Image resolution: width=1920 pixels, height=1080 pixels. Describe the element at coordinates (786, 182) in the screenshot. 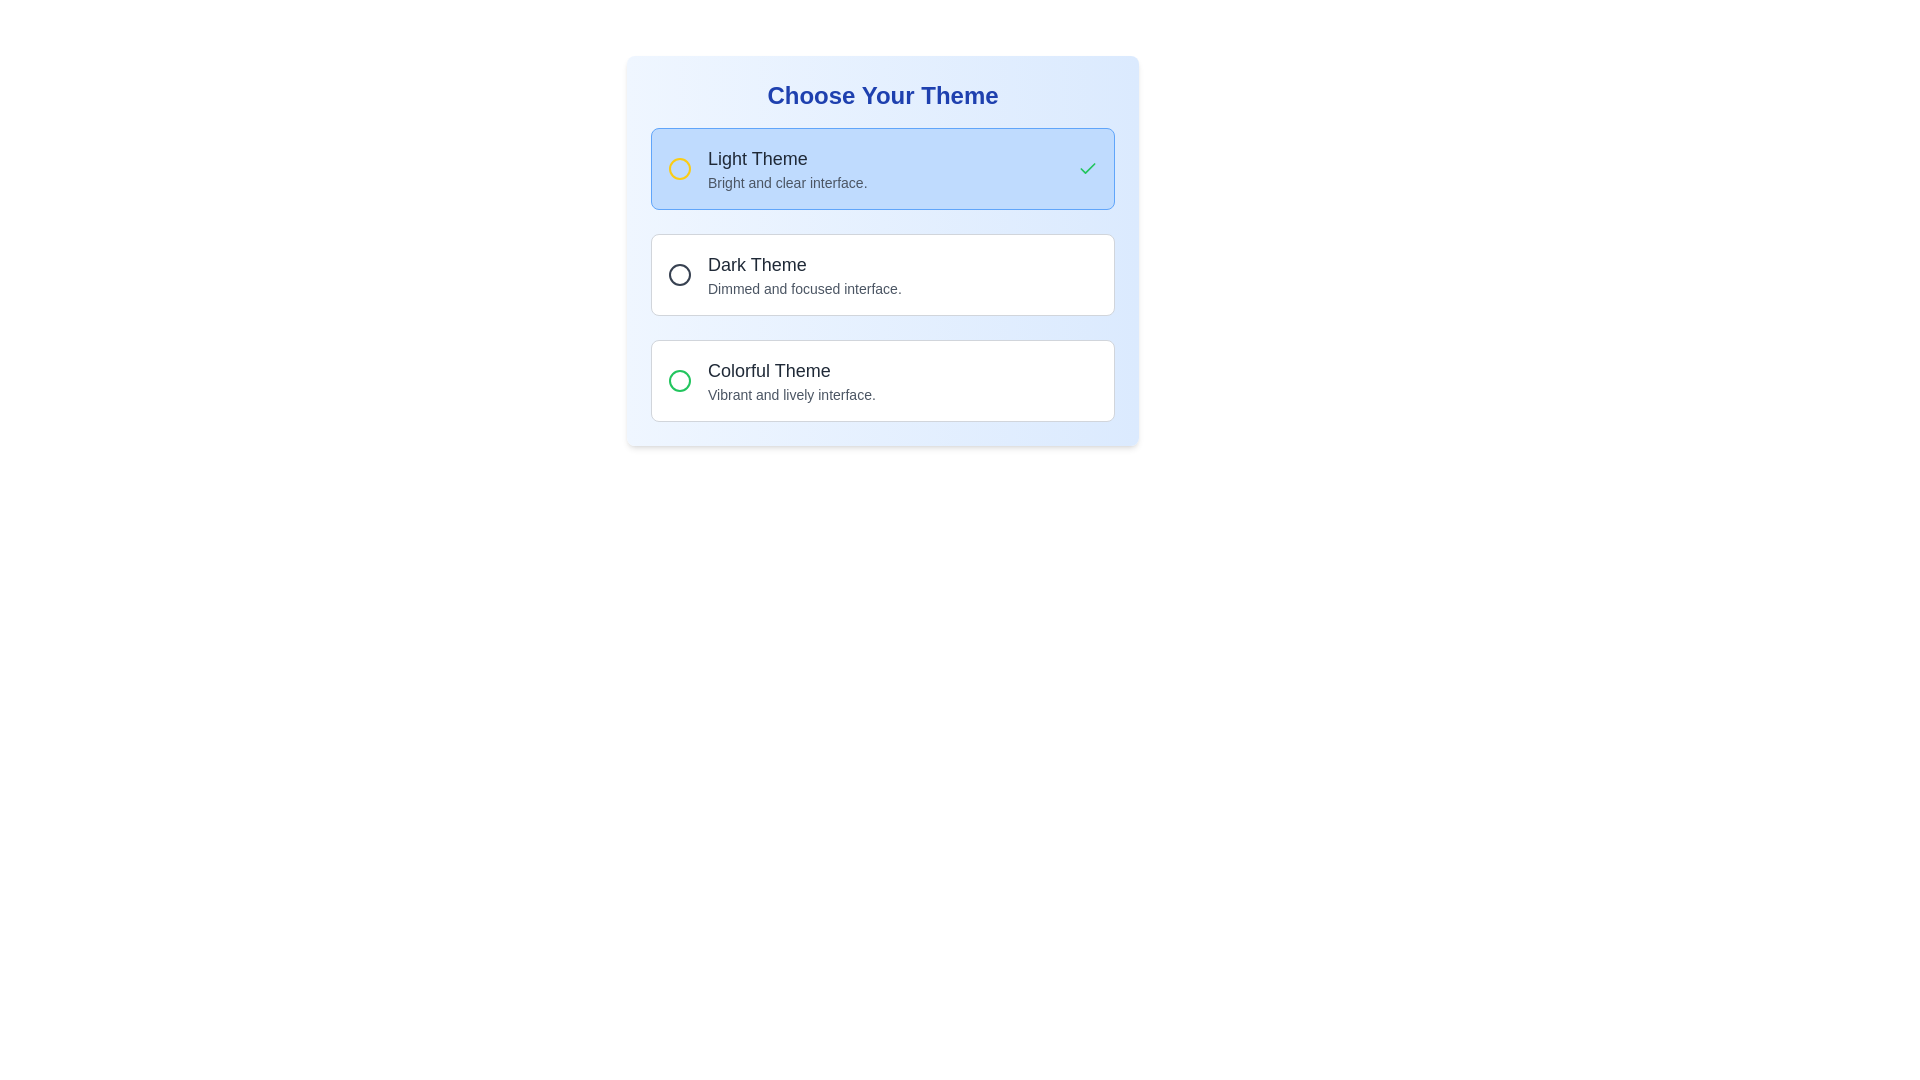

I see `the descriptive text element located below the 'Light Theme' title, which provides additional context about the 'Light Theme' option` at that location.